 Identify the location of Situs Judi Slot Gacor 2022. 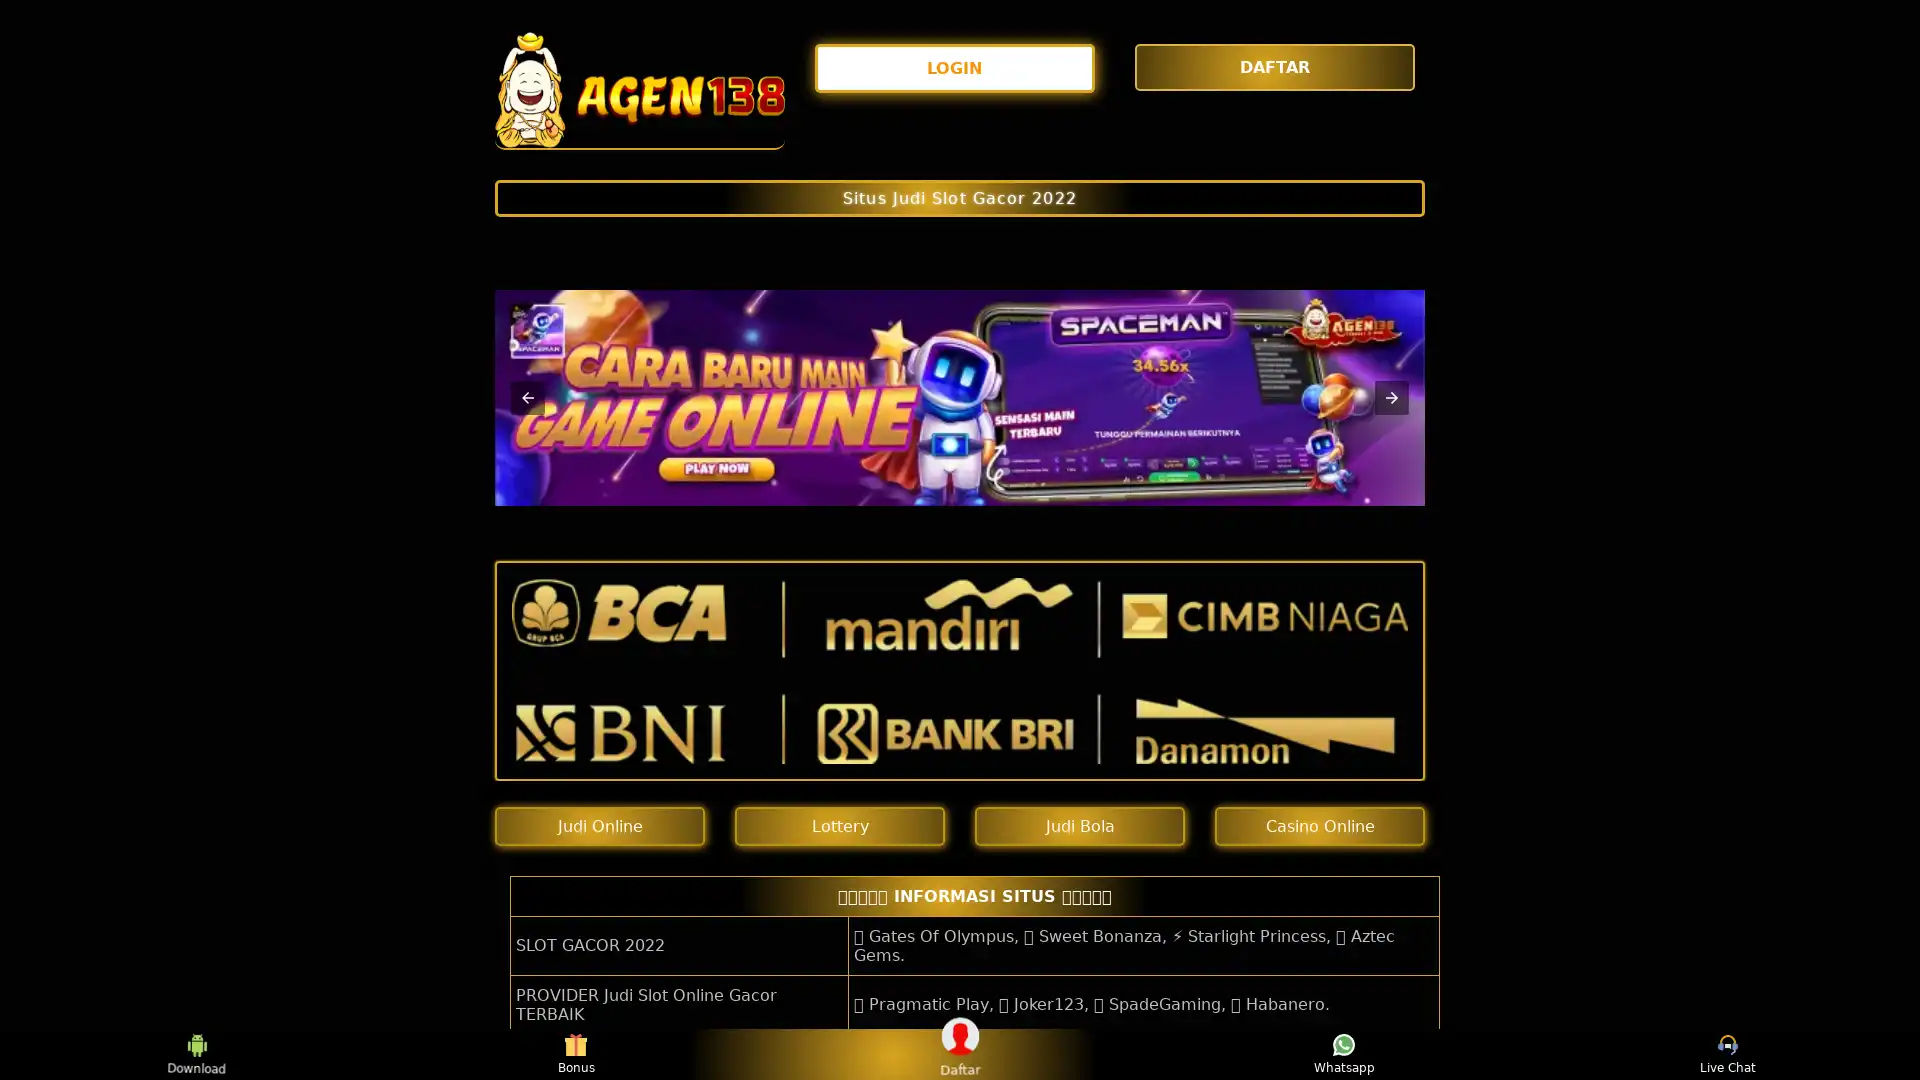
(960, 197).